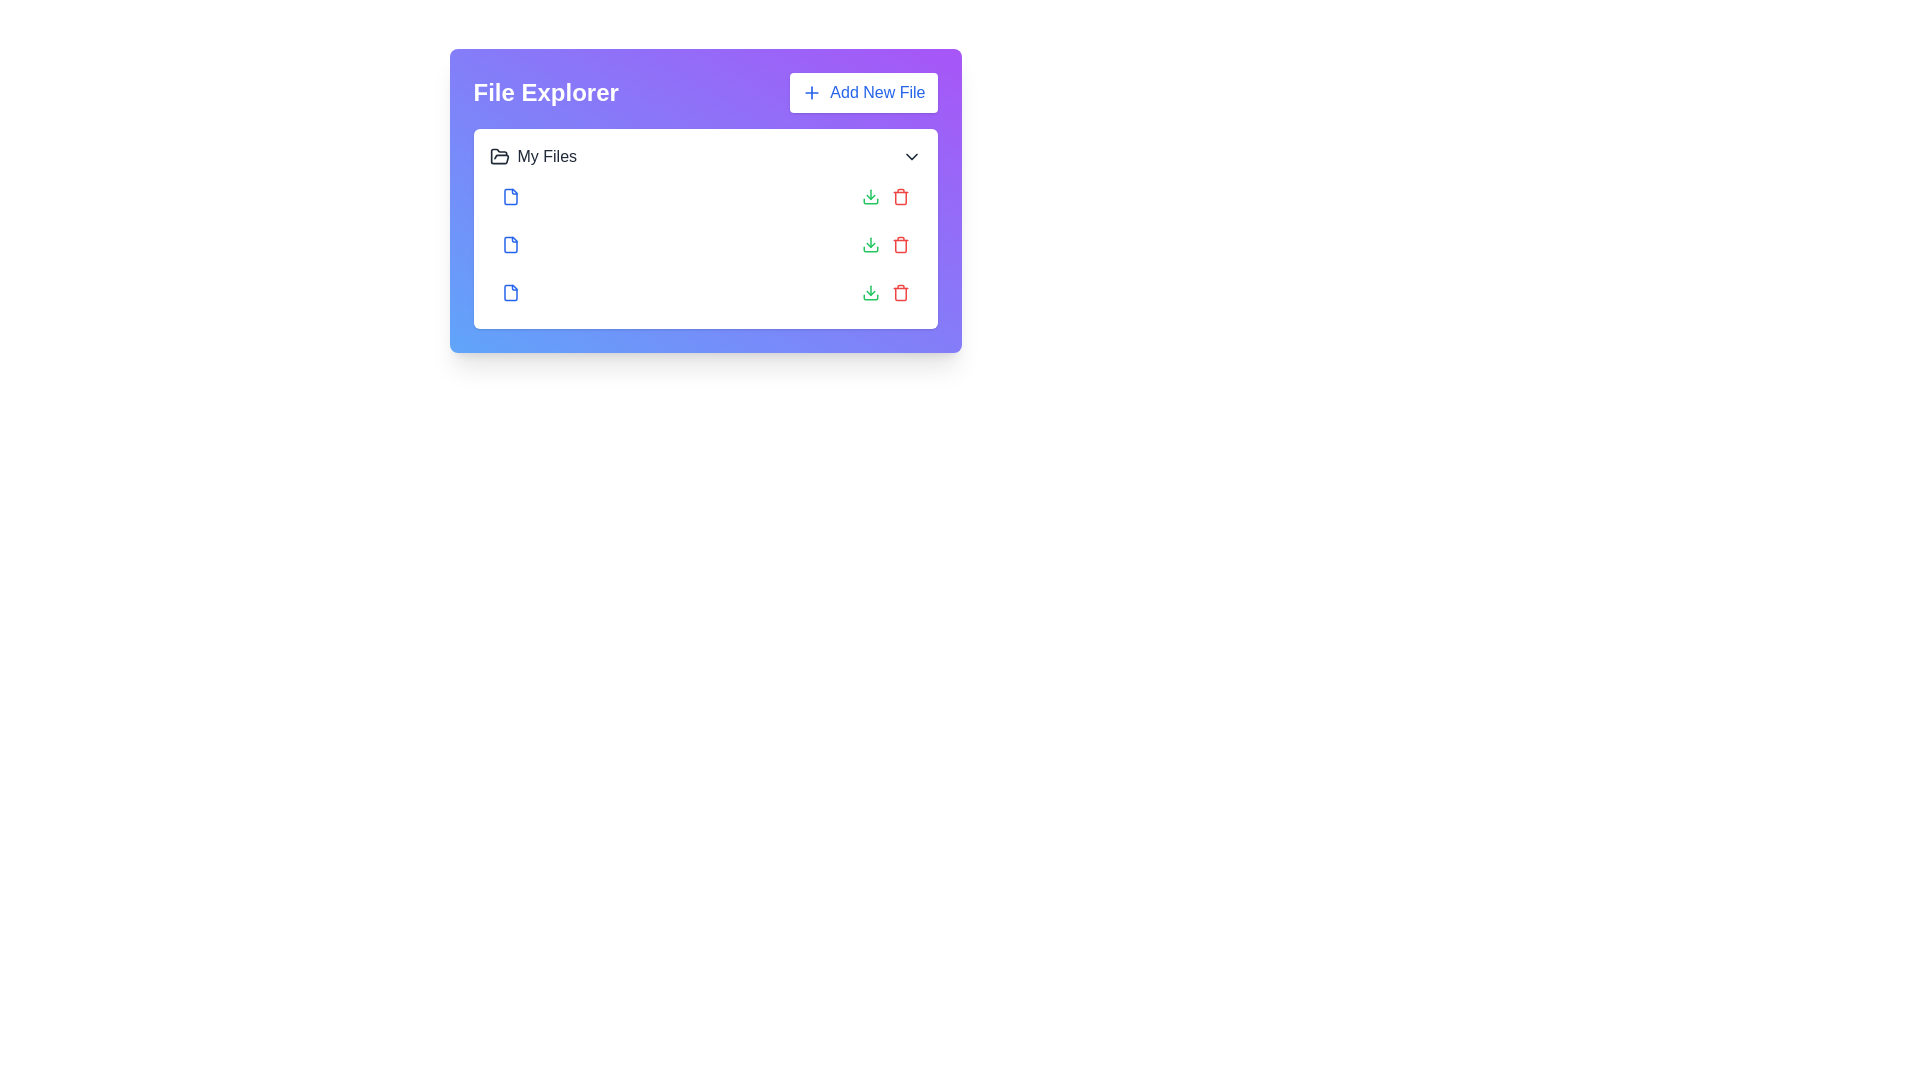 The image size is (1920, 1080). I want to click on the downward-pointing chevron icon next to the 'My Files' header, so click(910, 156).